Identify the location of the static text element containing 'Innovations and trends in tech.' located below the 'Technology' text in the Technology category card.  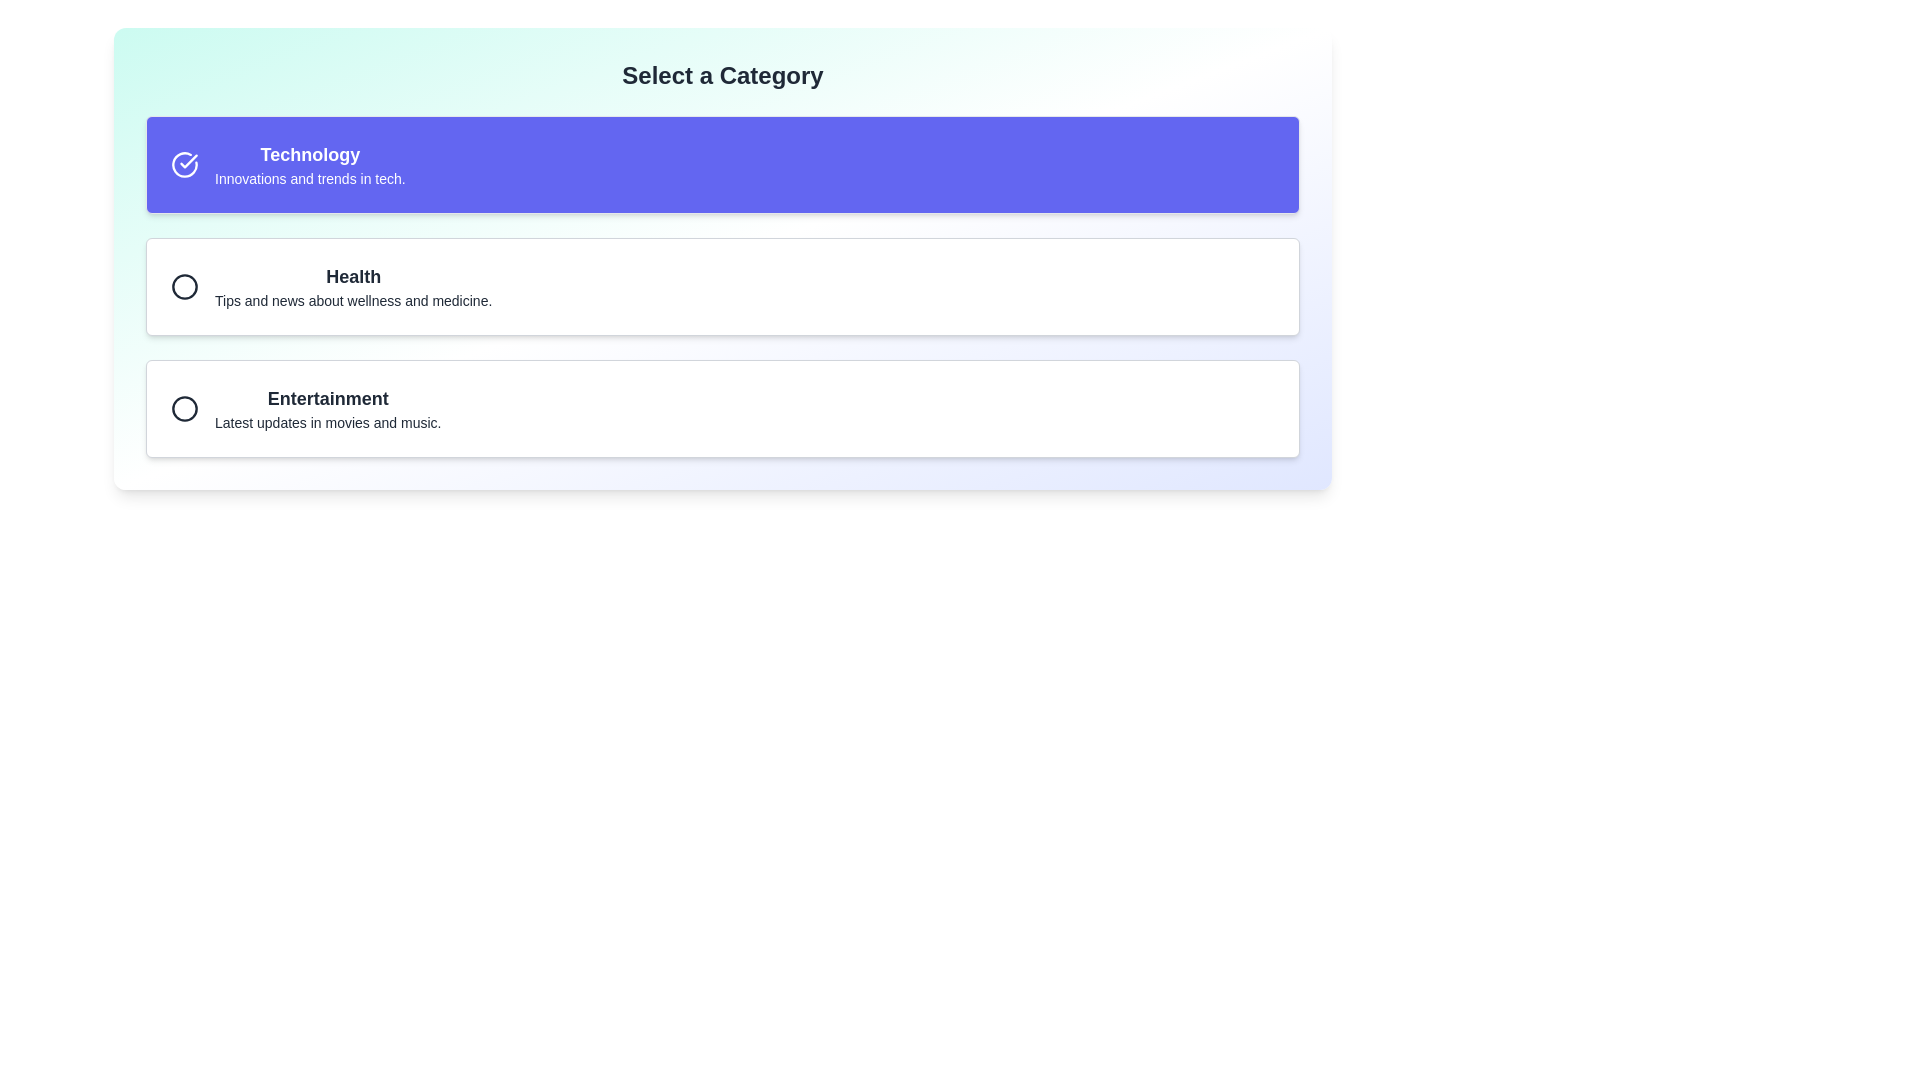
(309, 177).